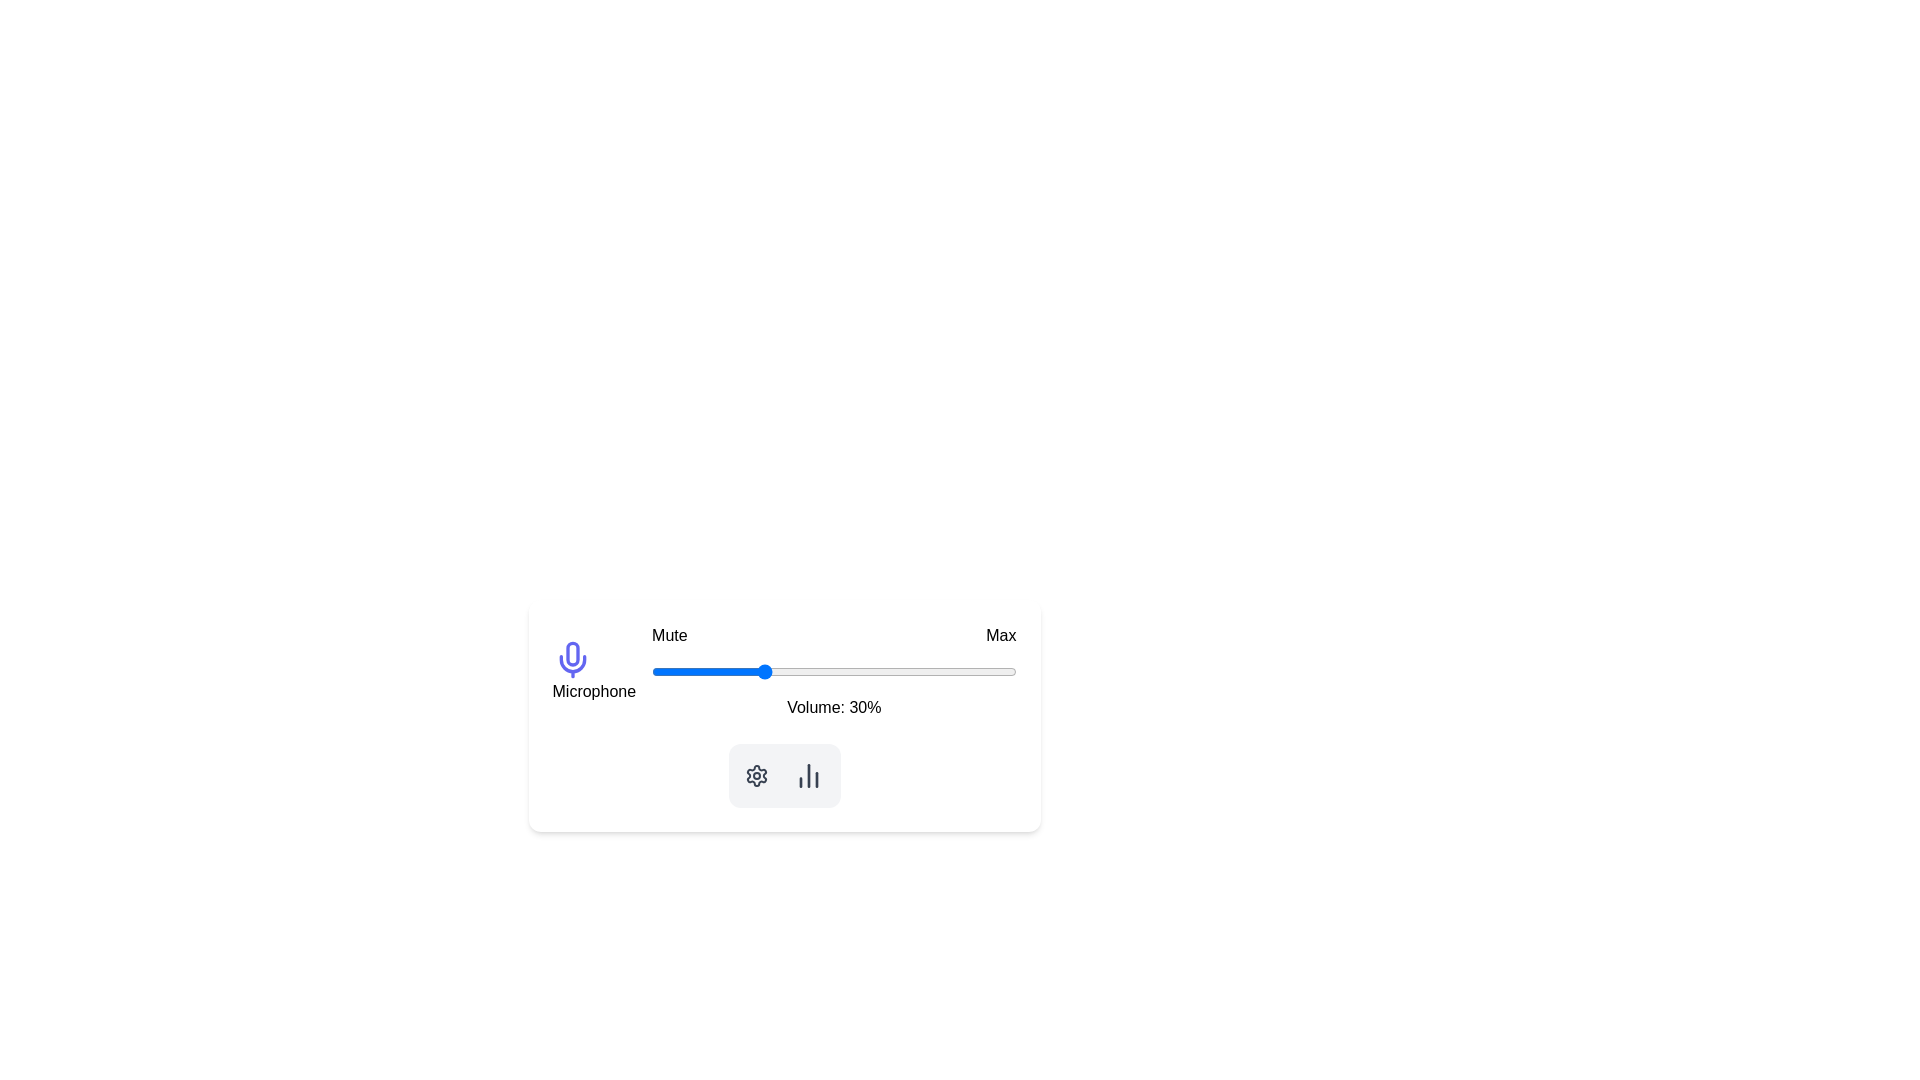 Image resolution: width=1920 pixels, height=1080 pixels. I want to click on the bar chart icon to access analytics or statistics, so click(808, 774).